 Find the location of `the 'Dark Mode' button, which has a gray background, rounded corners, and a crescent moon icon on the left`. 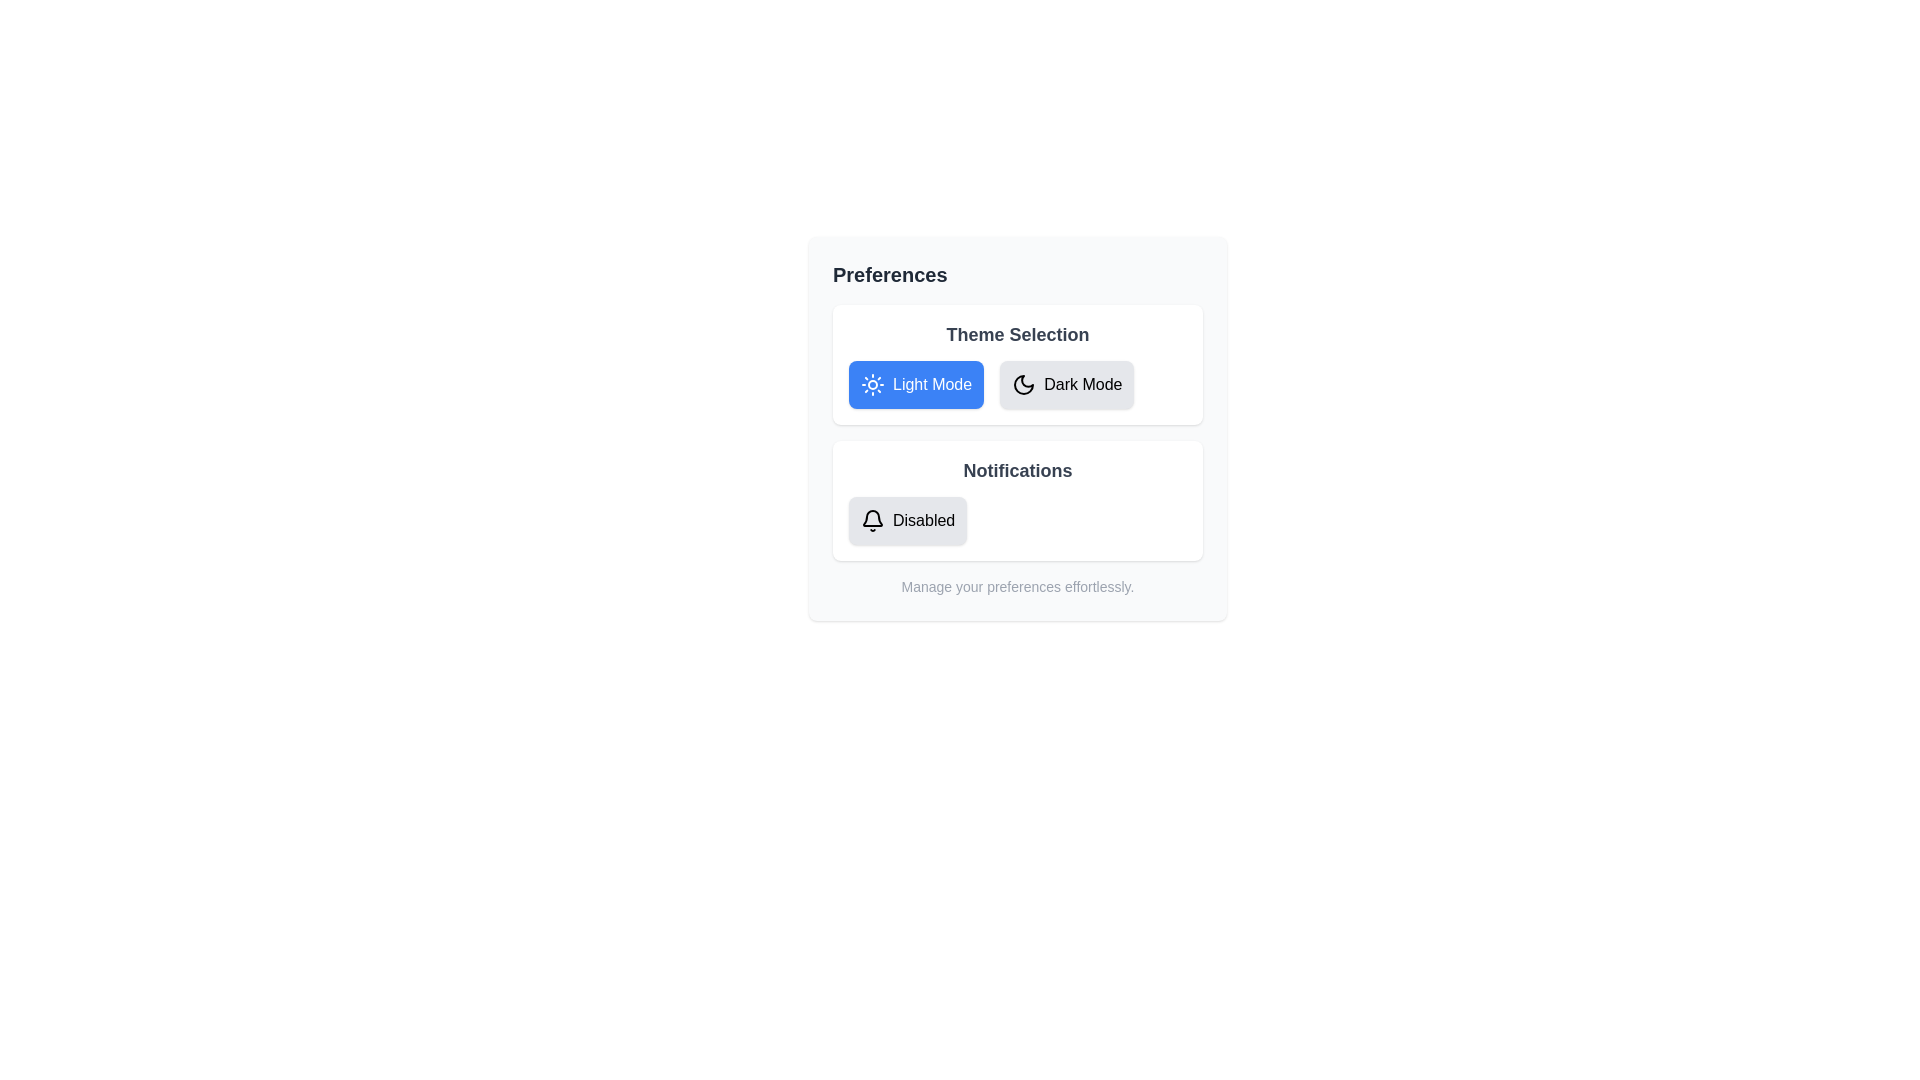

the 'Dark Mode' button, which has a gray background, rounded corners, and a crescent moon icon on the left is located at coordinates (1066, 385).